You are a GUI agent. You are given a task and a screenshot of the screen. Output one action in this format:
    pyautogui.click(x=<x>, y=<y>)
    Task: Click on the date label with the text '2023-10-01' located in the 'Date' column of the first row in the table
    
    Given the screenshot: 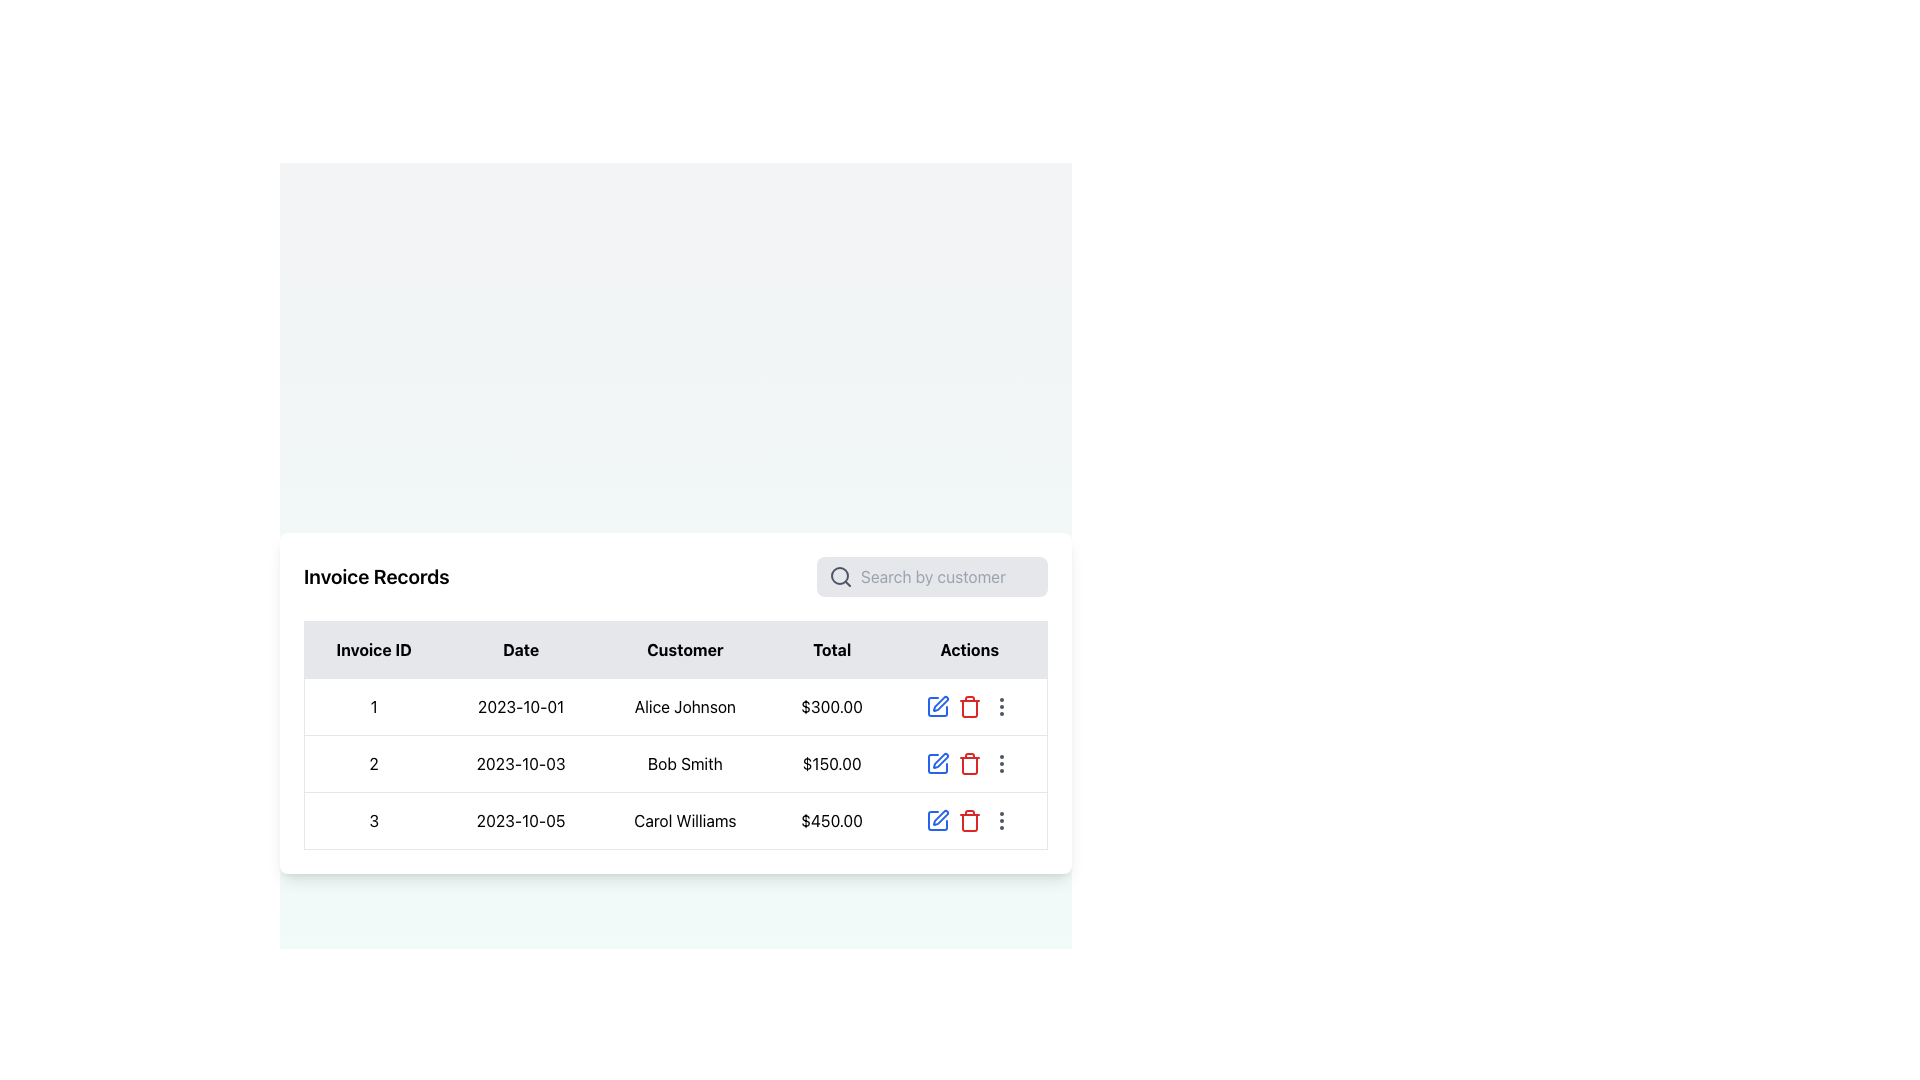 What is the action you would take?
    pyautogui.click(x=521, y=705)
    